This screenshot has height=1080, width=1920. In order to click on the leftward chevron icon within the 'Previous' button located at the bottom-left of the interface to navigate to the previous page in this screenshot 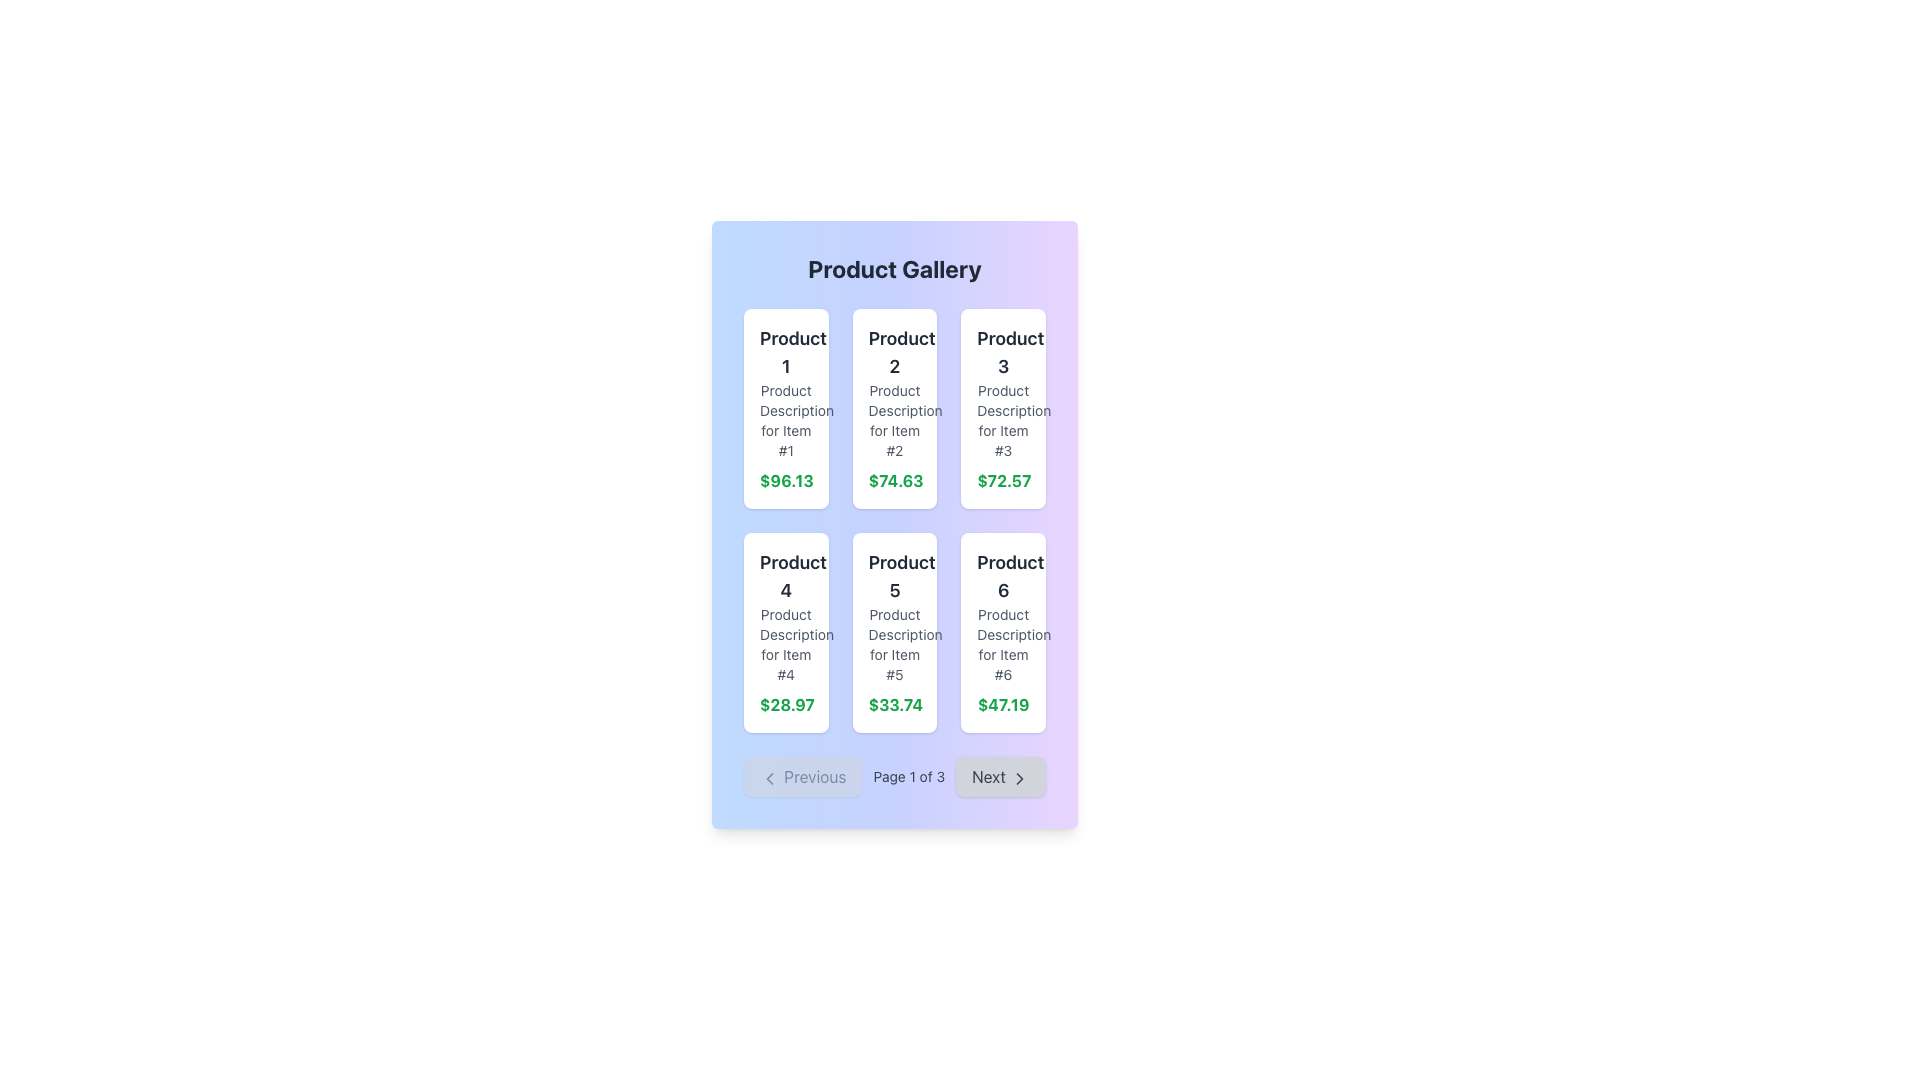, I will do `click(768, 777)`.